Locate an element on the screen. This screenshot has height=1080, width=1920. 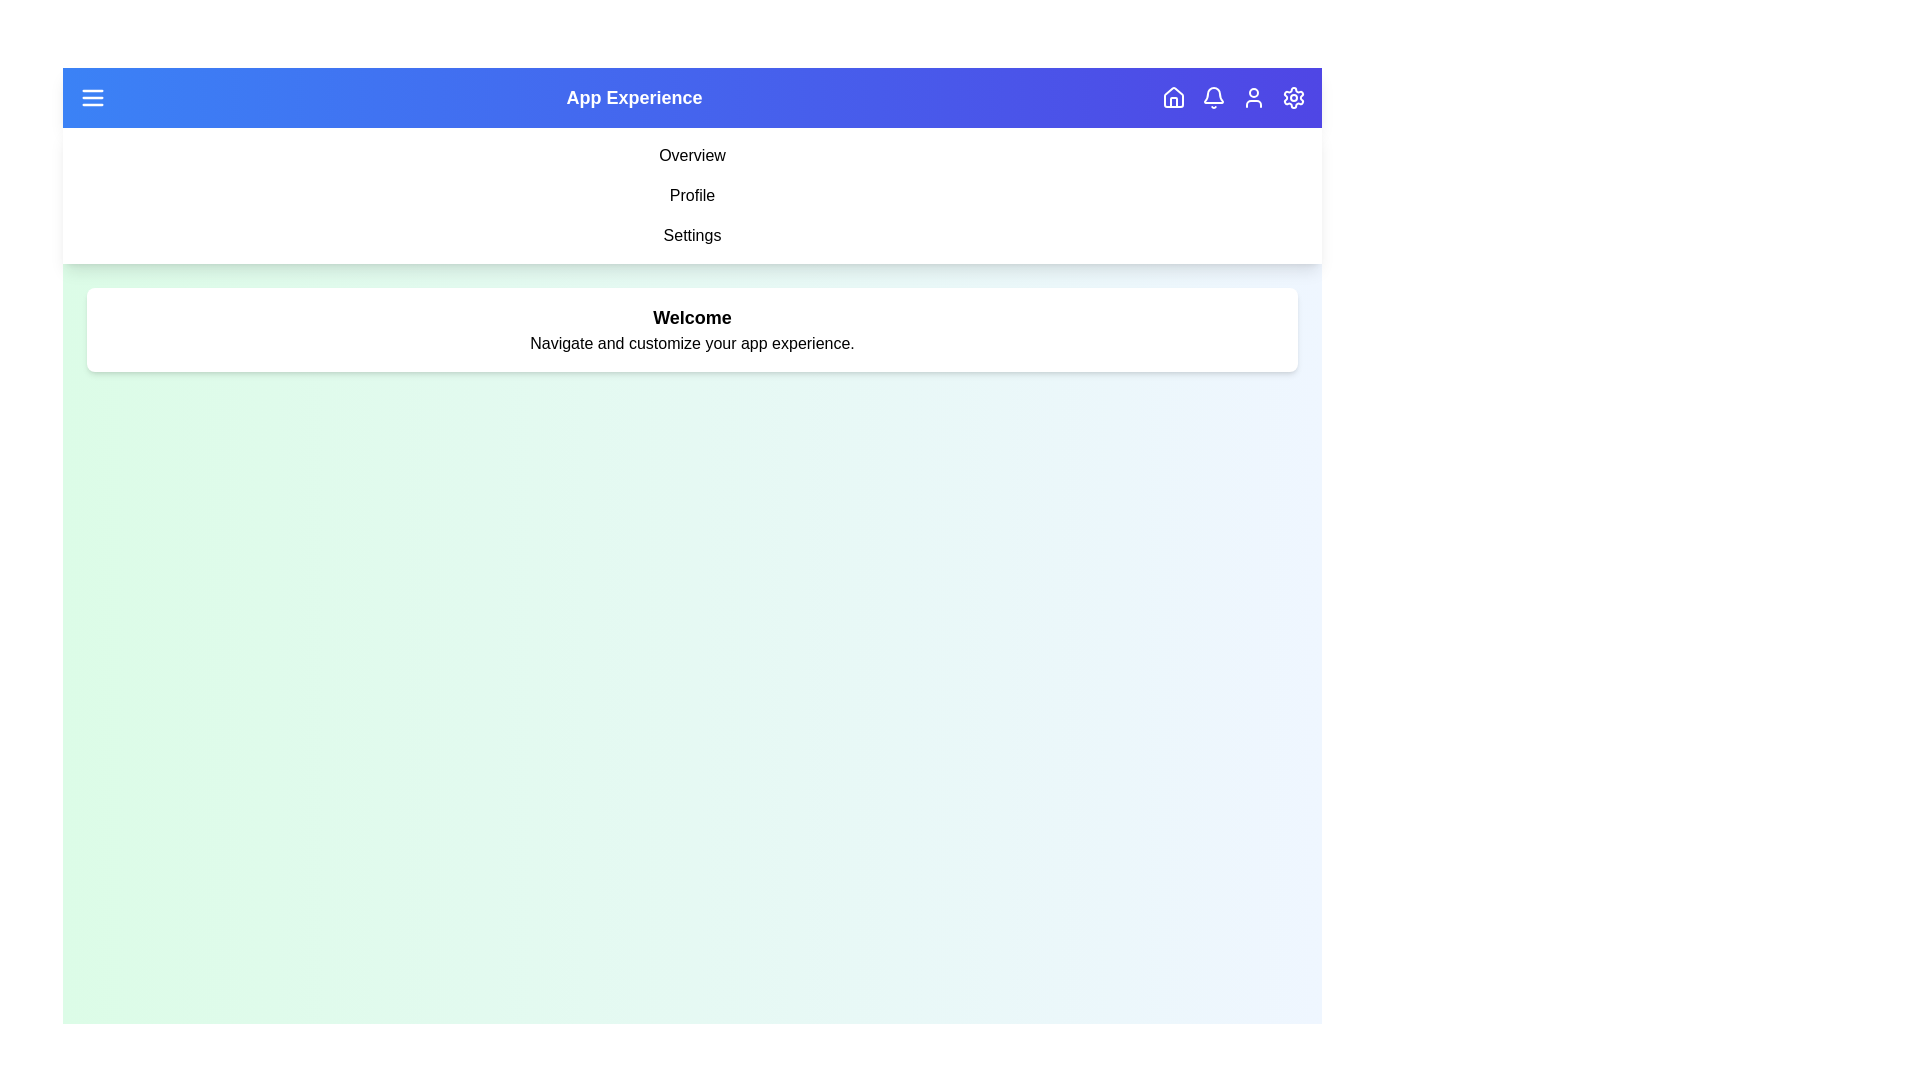
the header text to inspect its context is located at coordinates (633, 97).